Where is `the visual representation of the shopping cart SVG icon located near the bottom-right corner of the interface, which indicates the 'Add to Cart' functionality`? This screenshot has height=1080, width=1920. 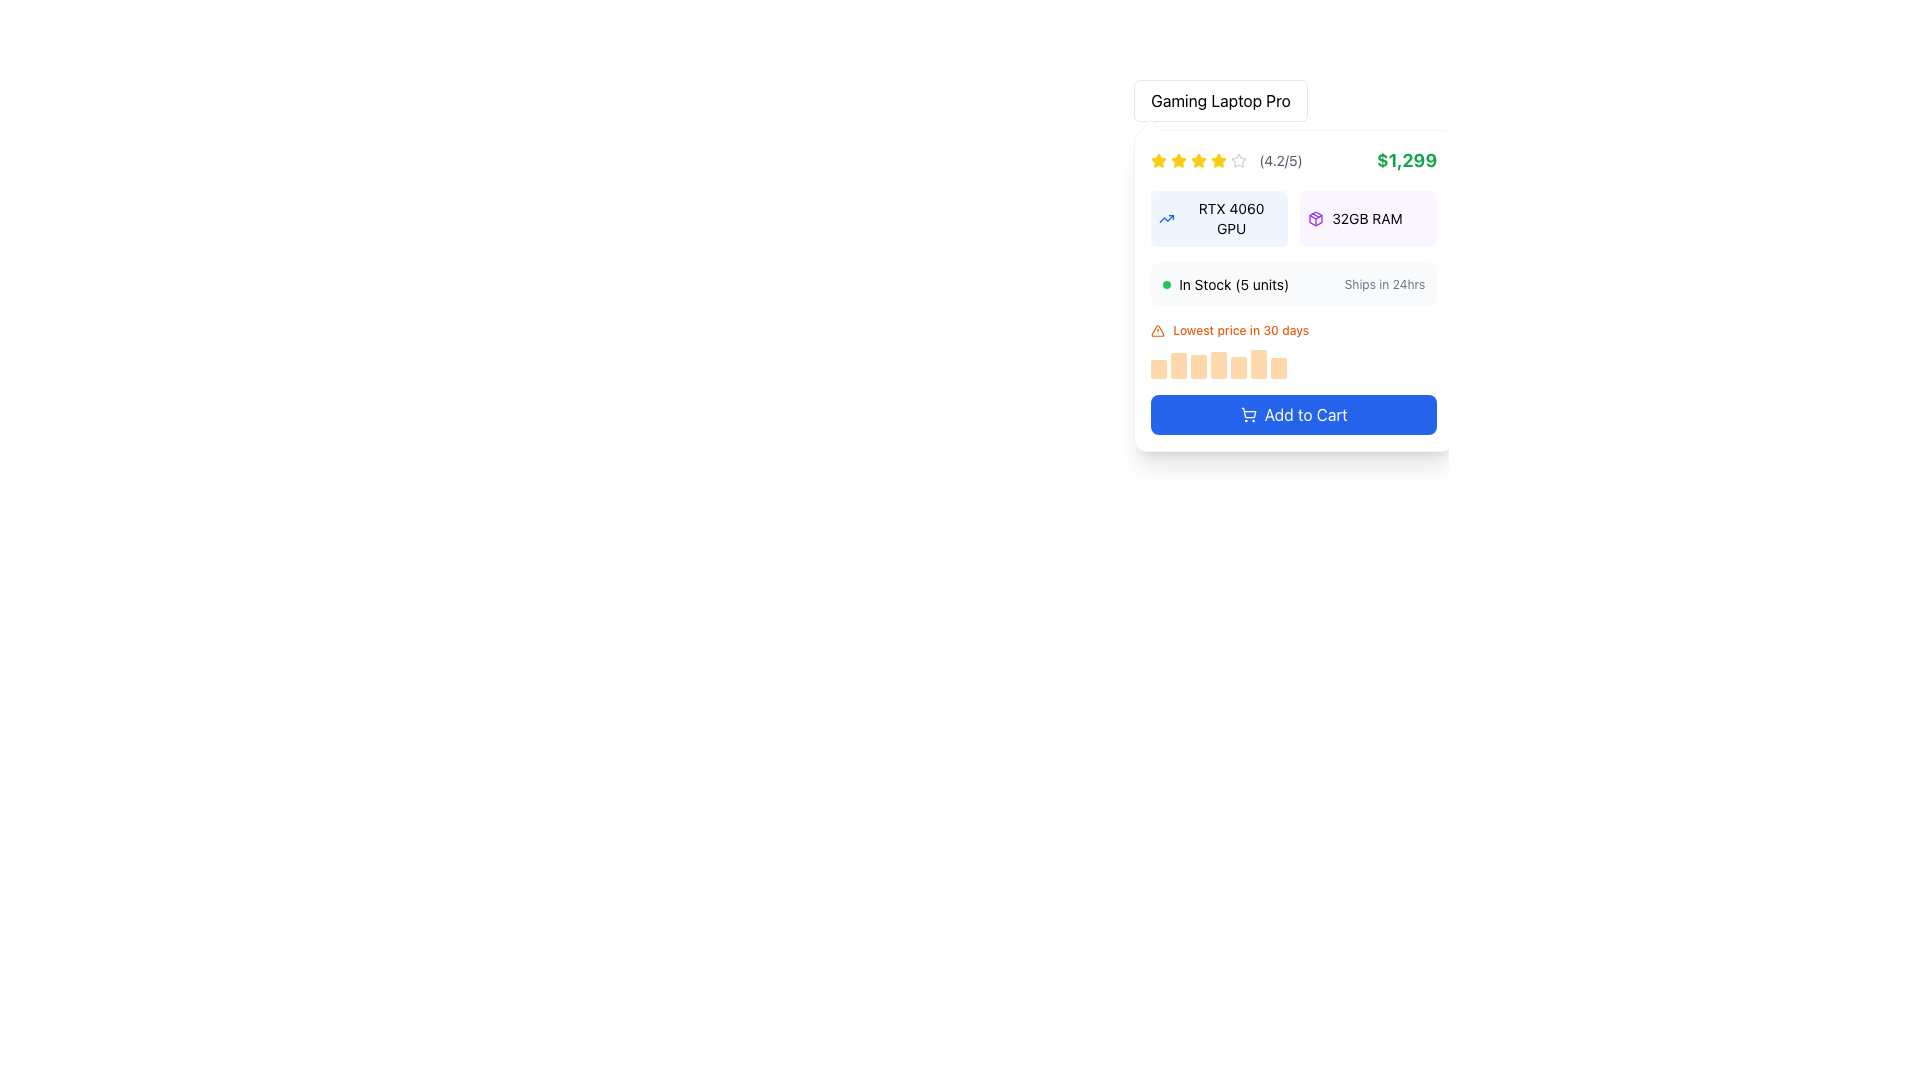
the visual representation of the shopping cart SVG icon located near the bottom-right corner of the interface, which indicates the 'Add to Cart' functionality is located at coordinates (1247, 411).